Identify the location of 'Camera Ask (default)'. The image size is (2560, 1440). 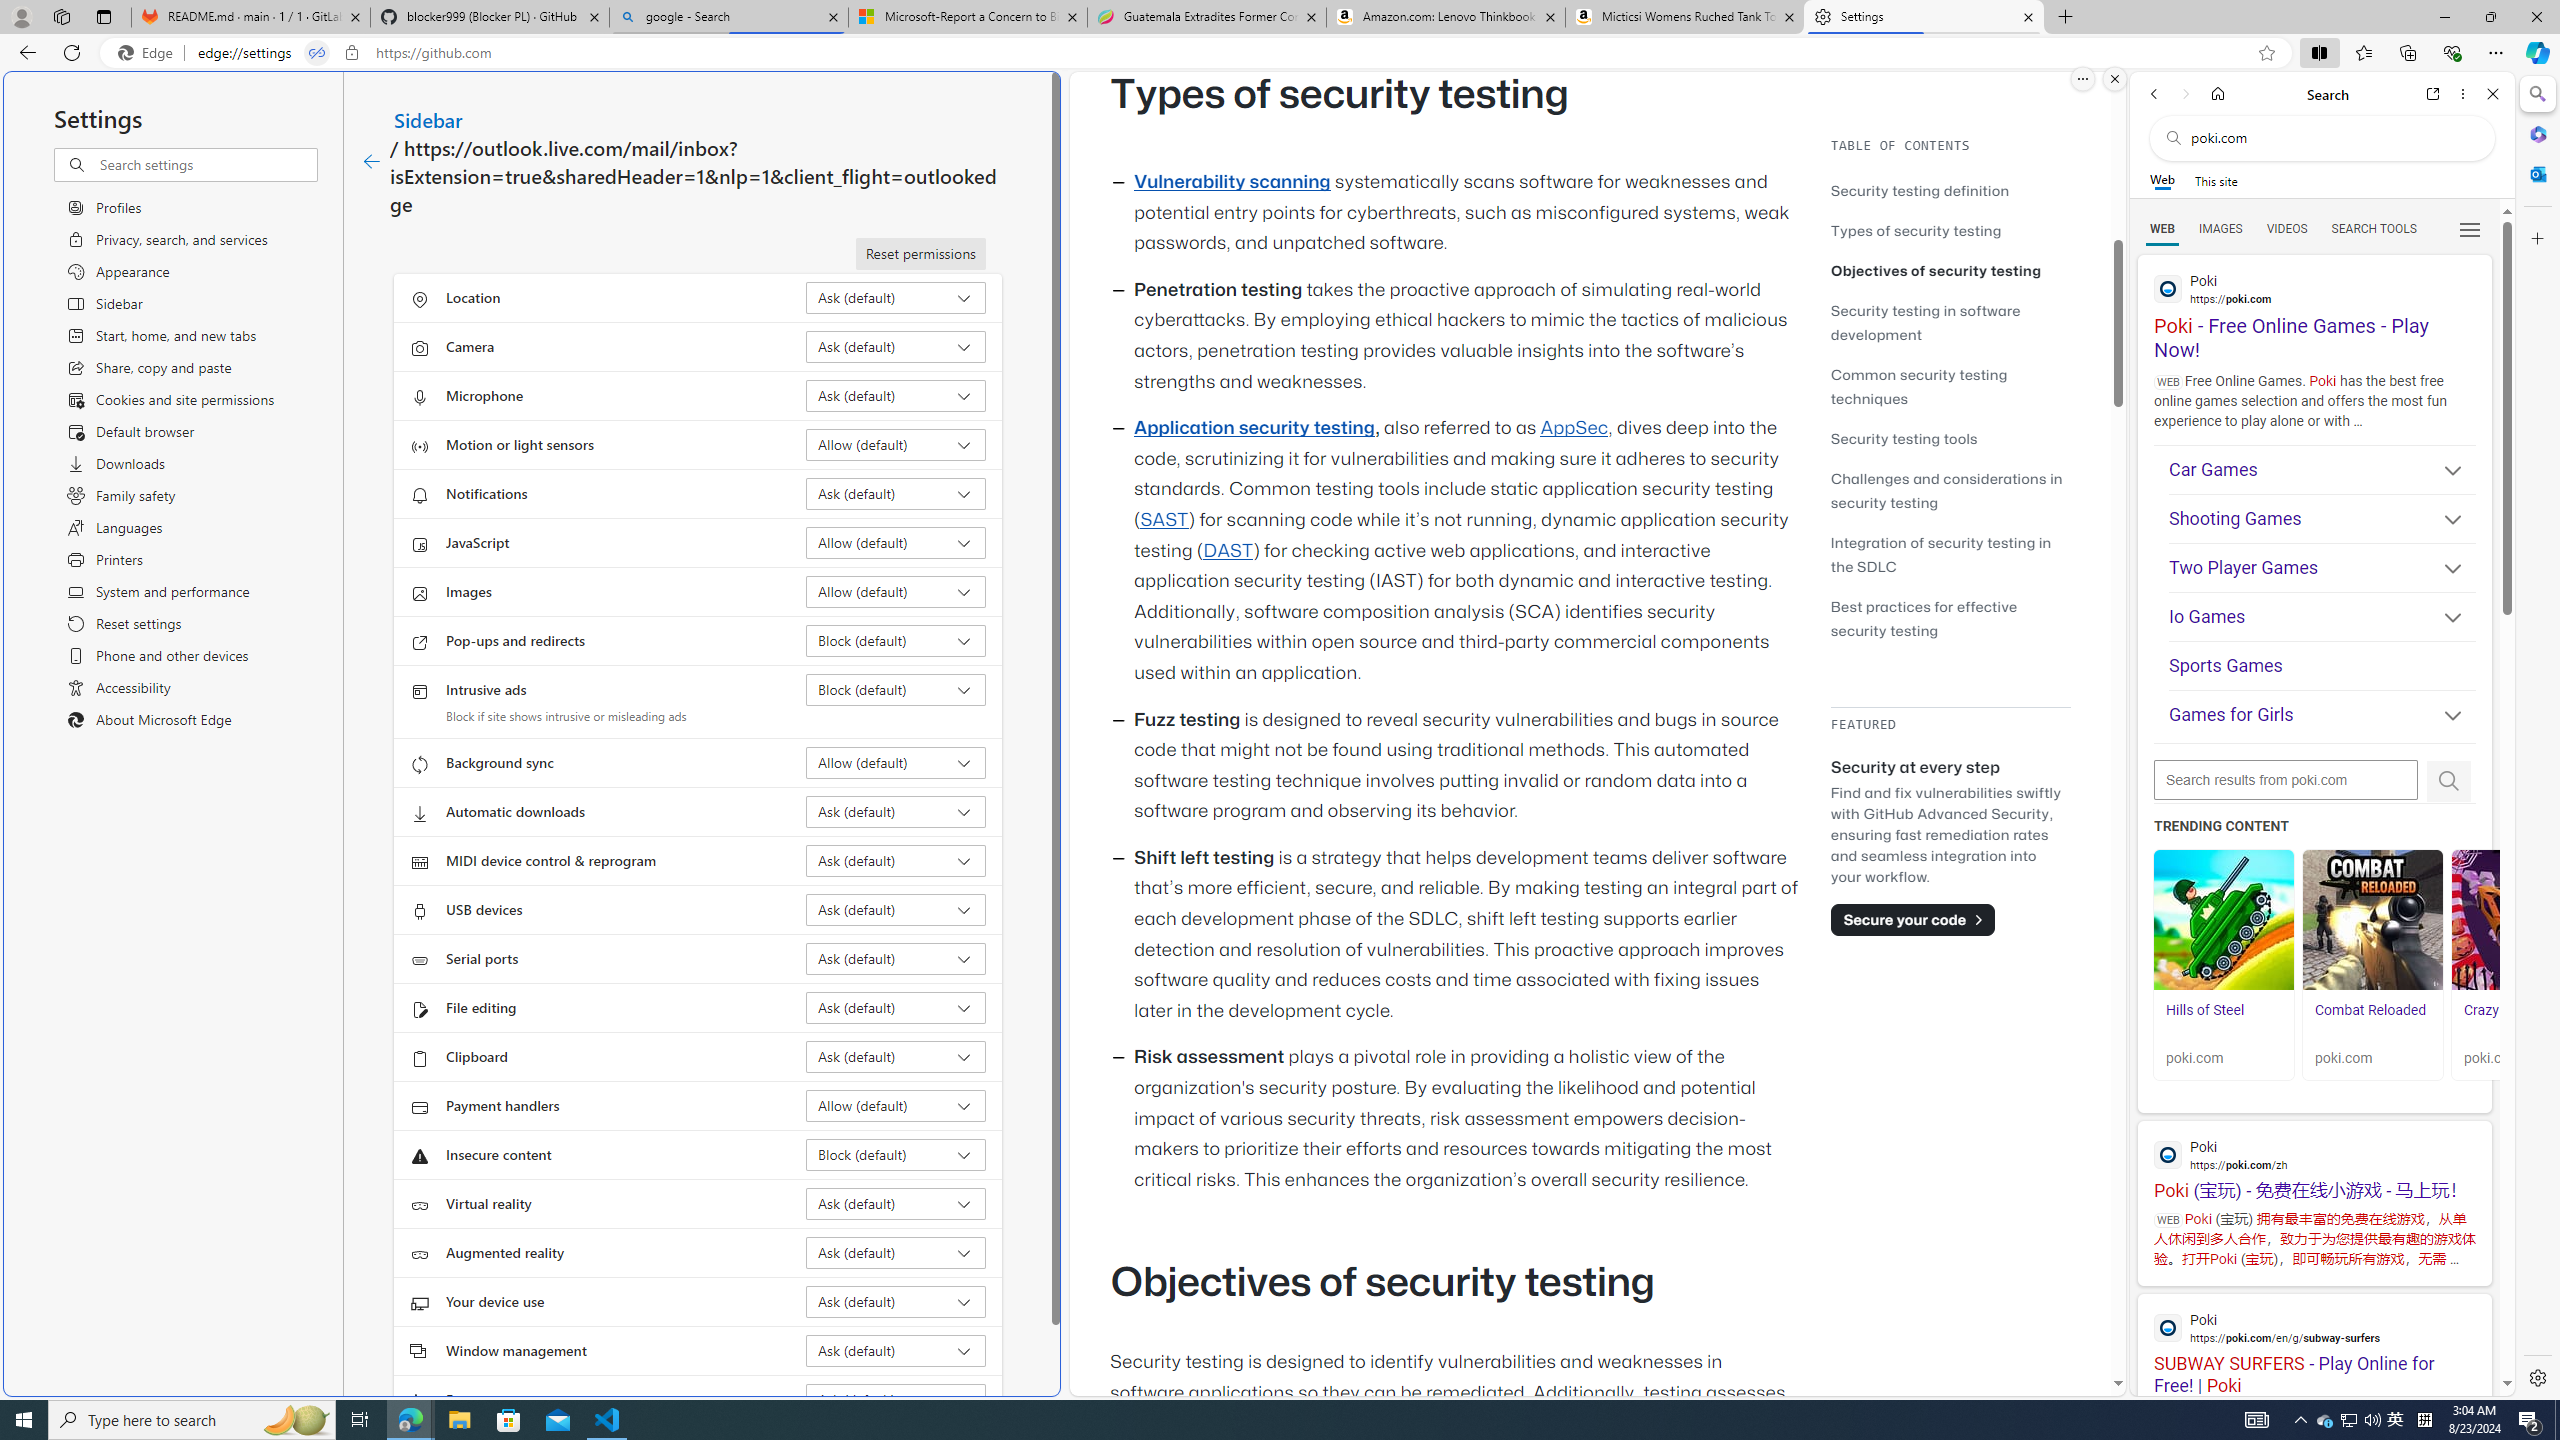
(896, 346).